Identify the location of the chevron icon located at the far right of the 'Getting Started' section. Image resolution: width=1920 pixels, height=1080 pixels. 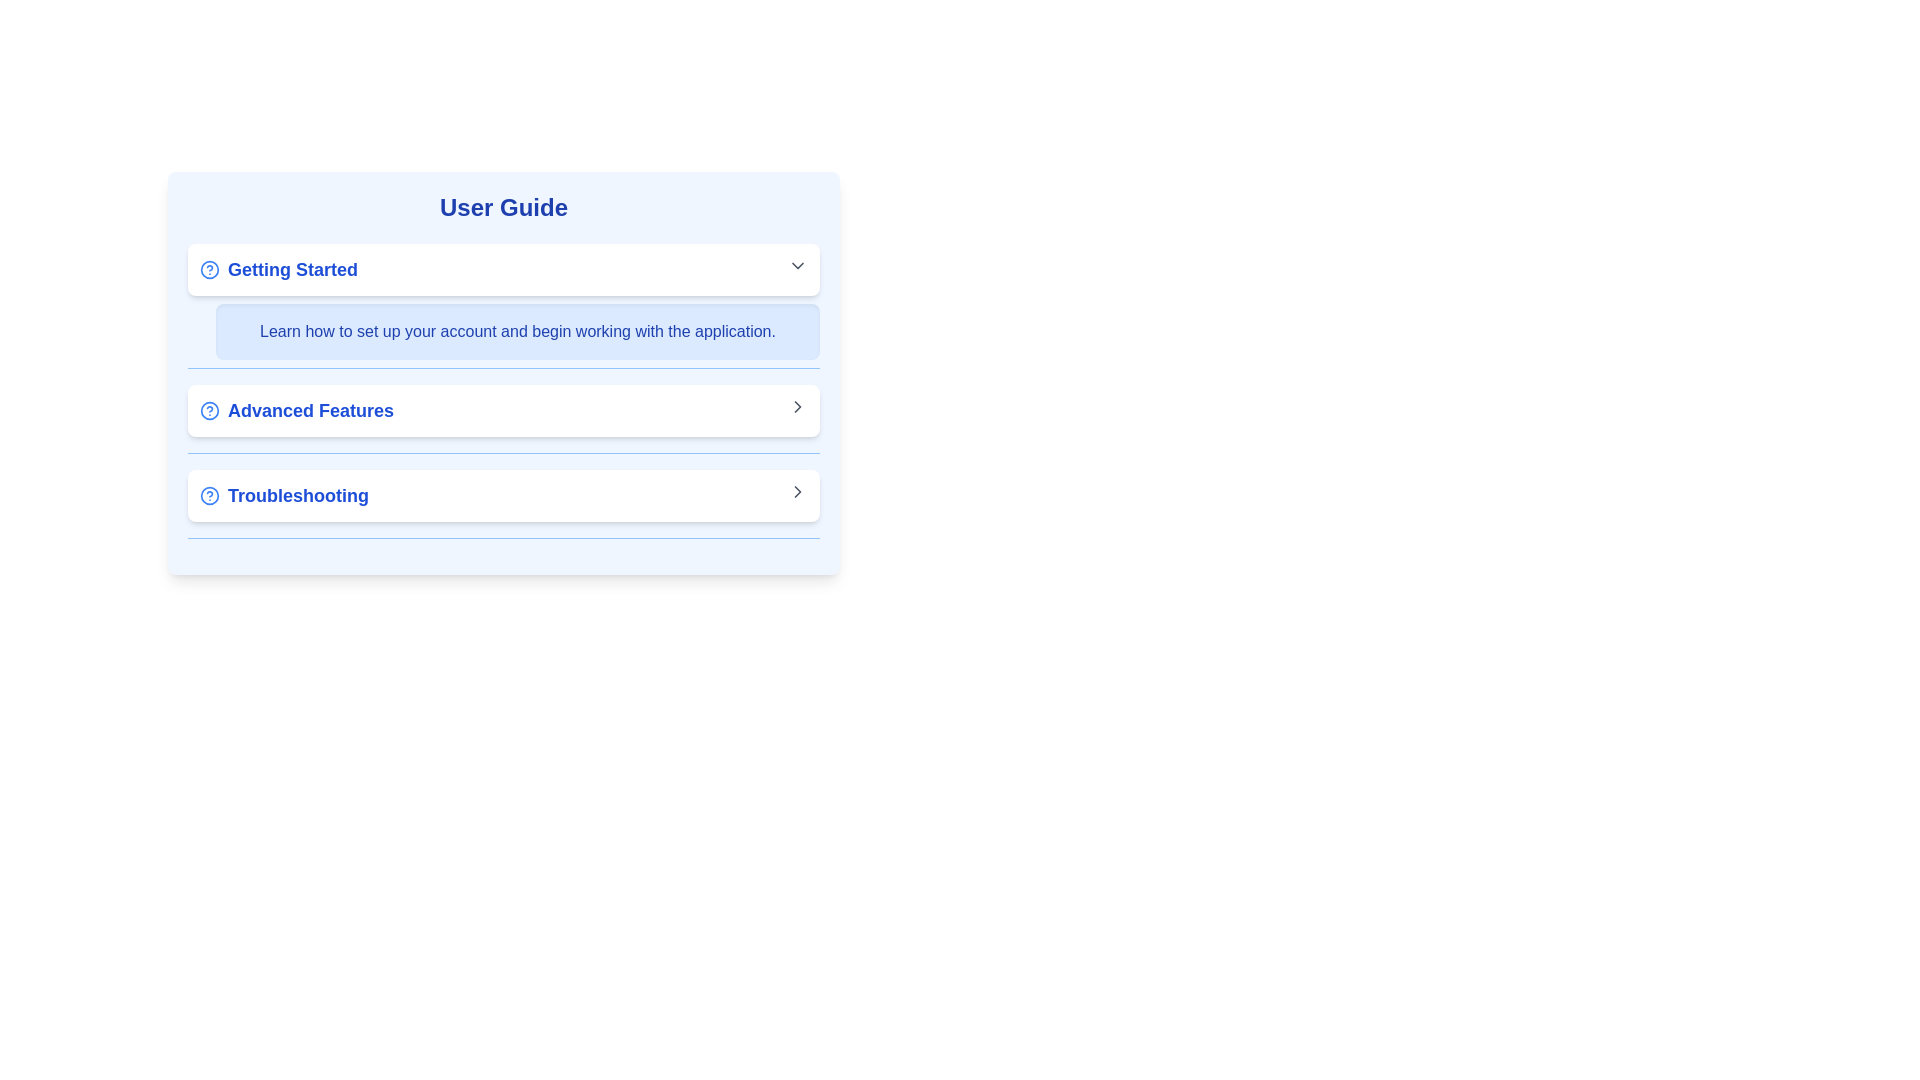
(796, 265).